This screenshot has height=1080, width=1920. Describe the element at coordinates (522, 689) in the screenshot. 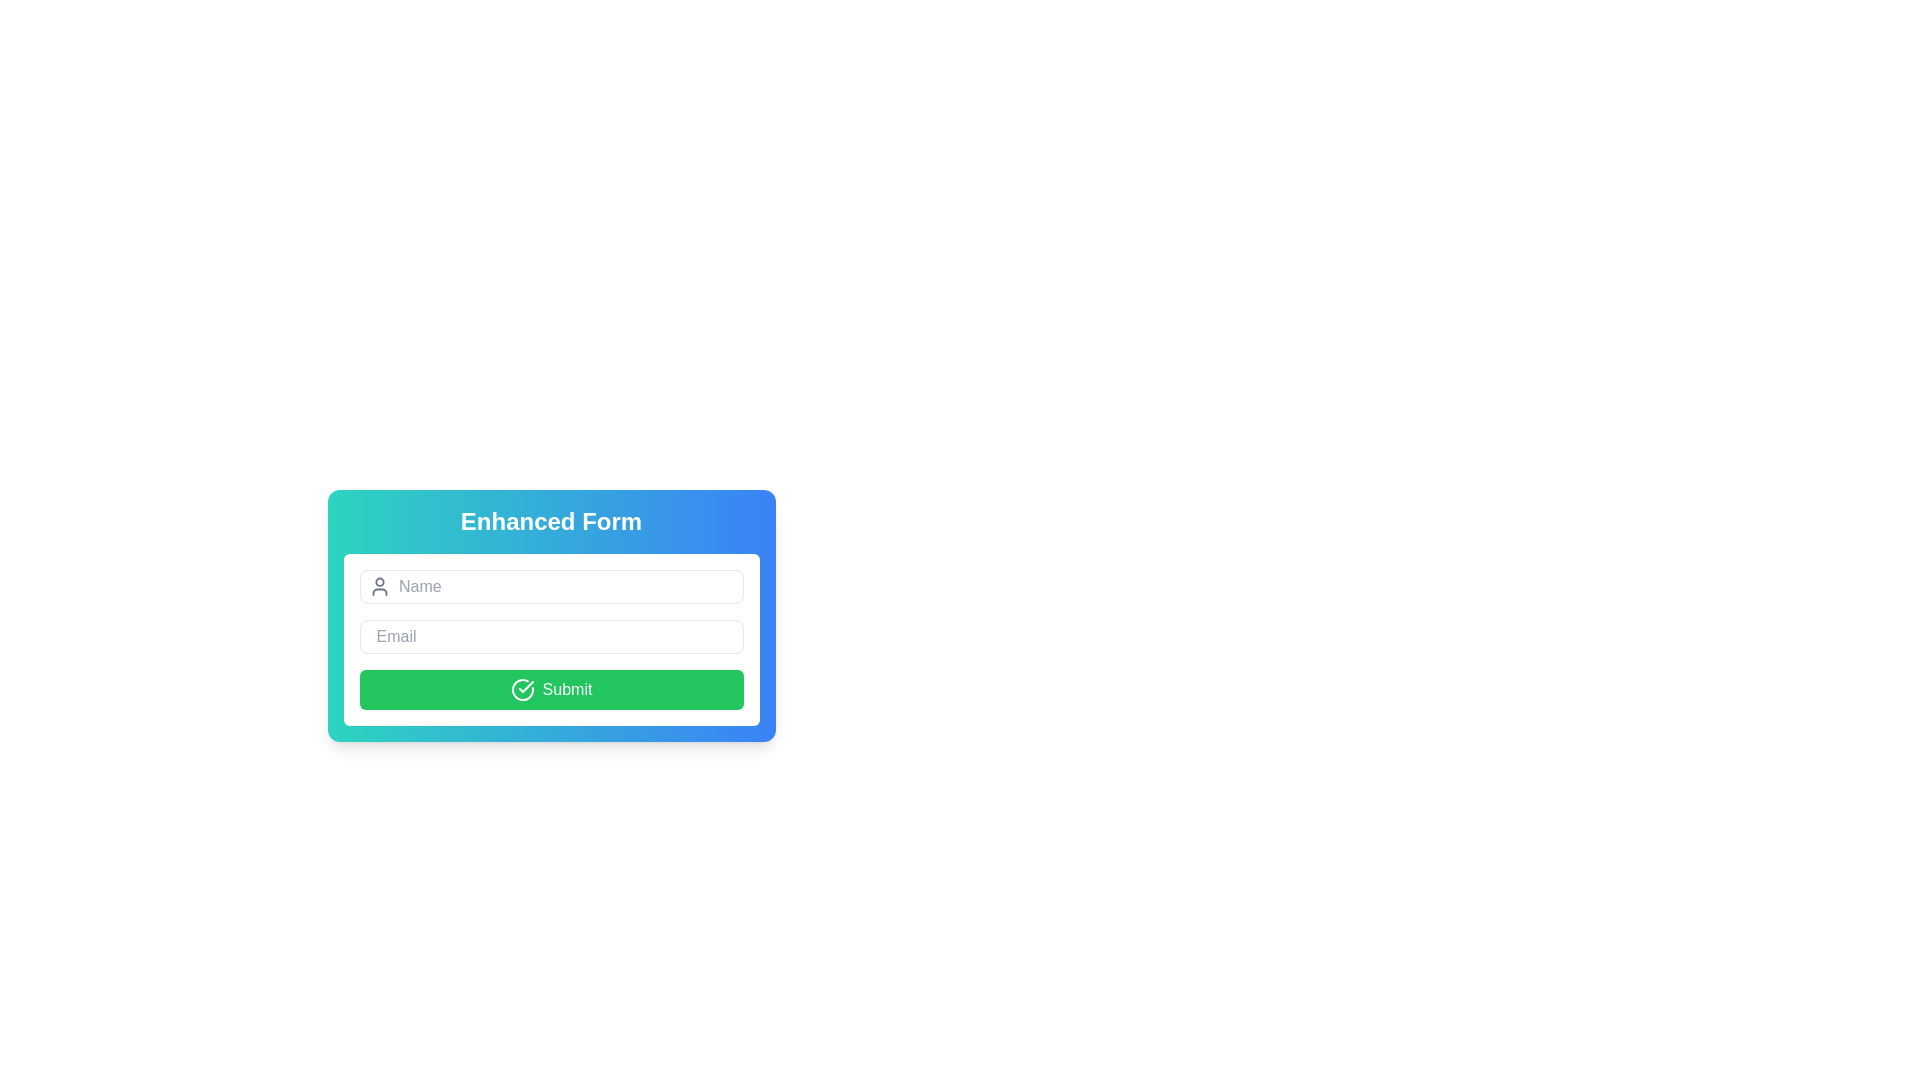

I see `the circular graphical icon that is part of the SVG graphic located on the right side of the green 'Submit' button` at that location.